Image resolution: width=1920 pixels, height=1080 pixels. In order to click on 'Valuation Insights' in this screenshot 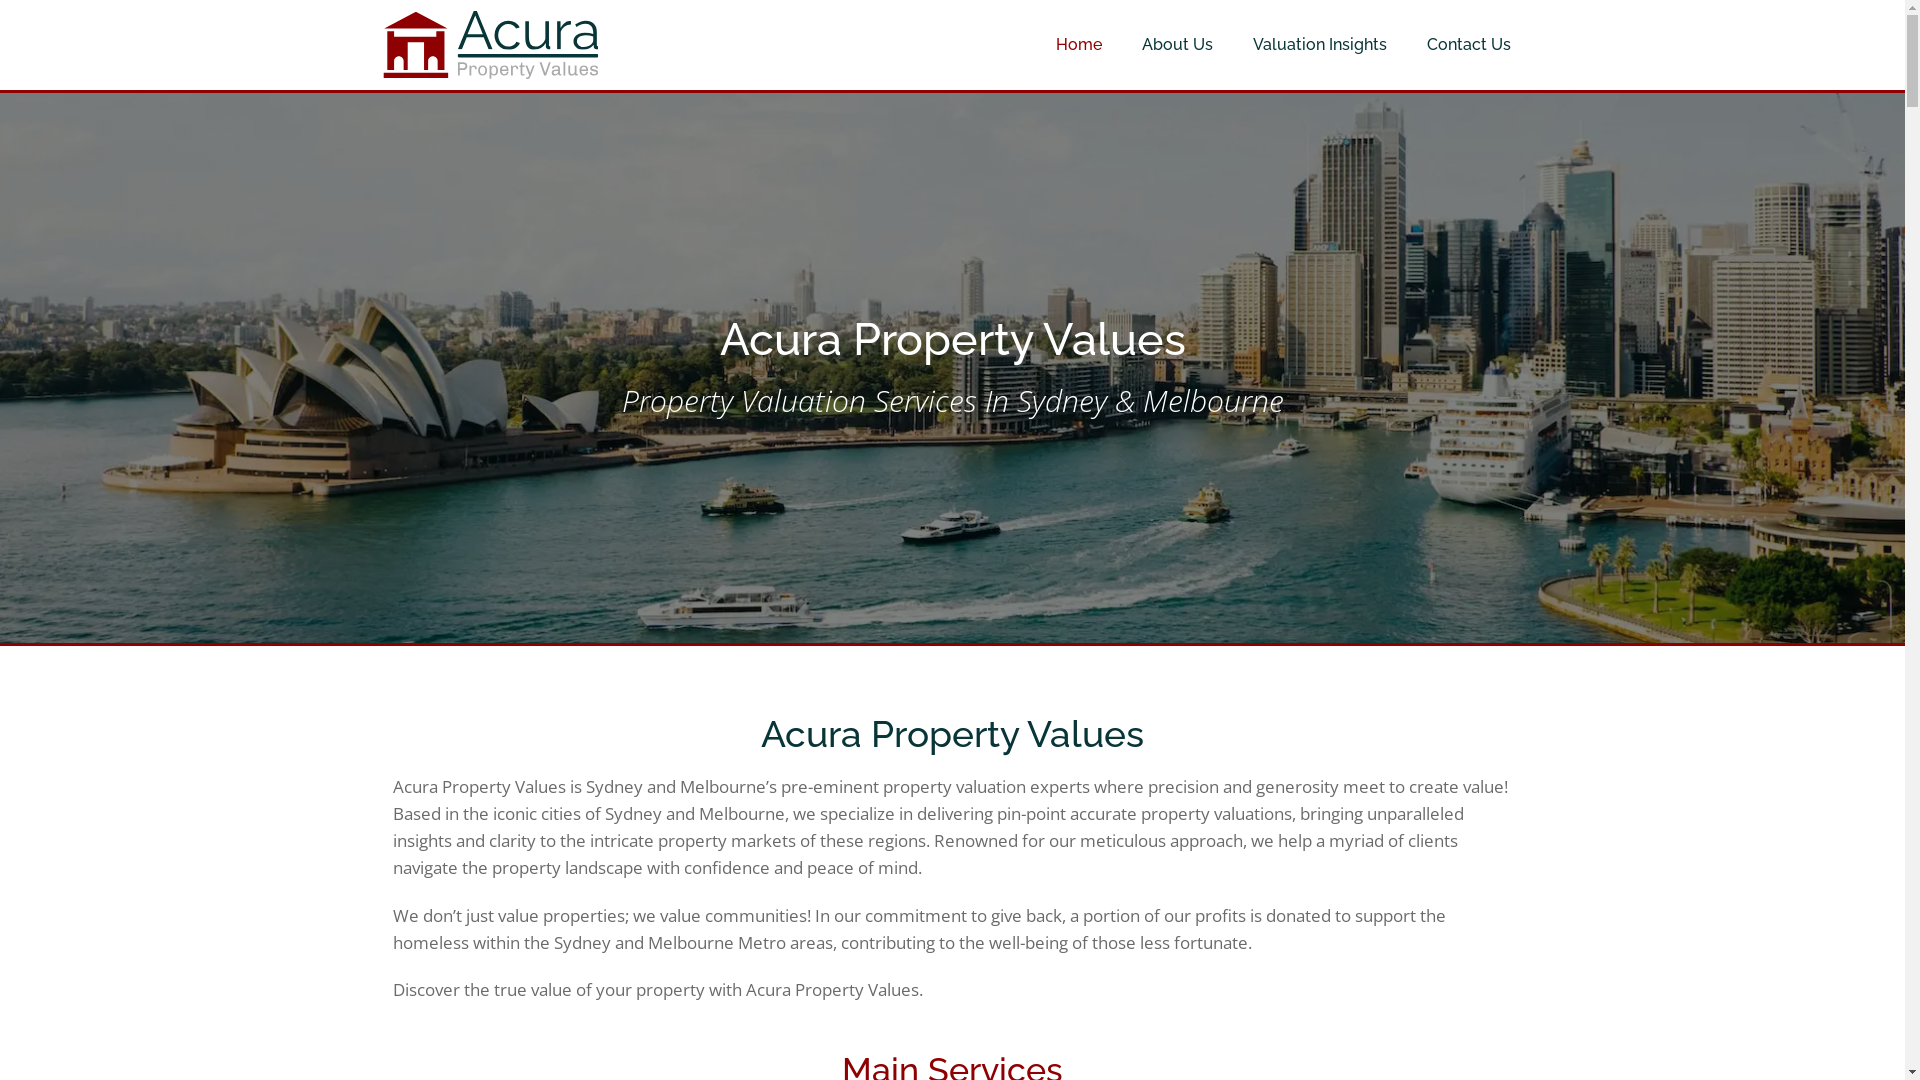, I will do `click(1320, 45)`.